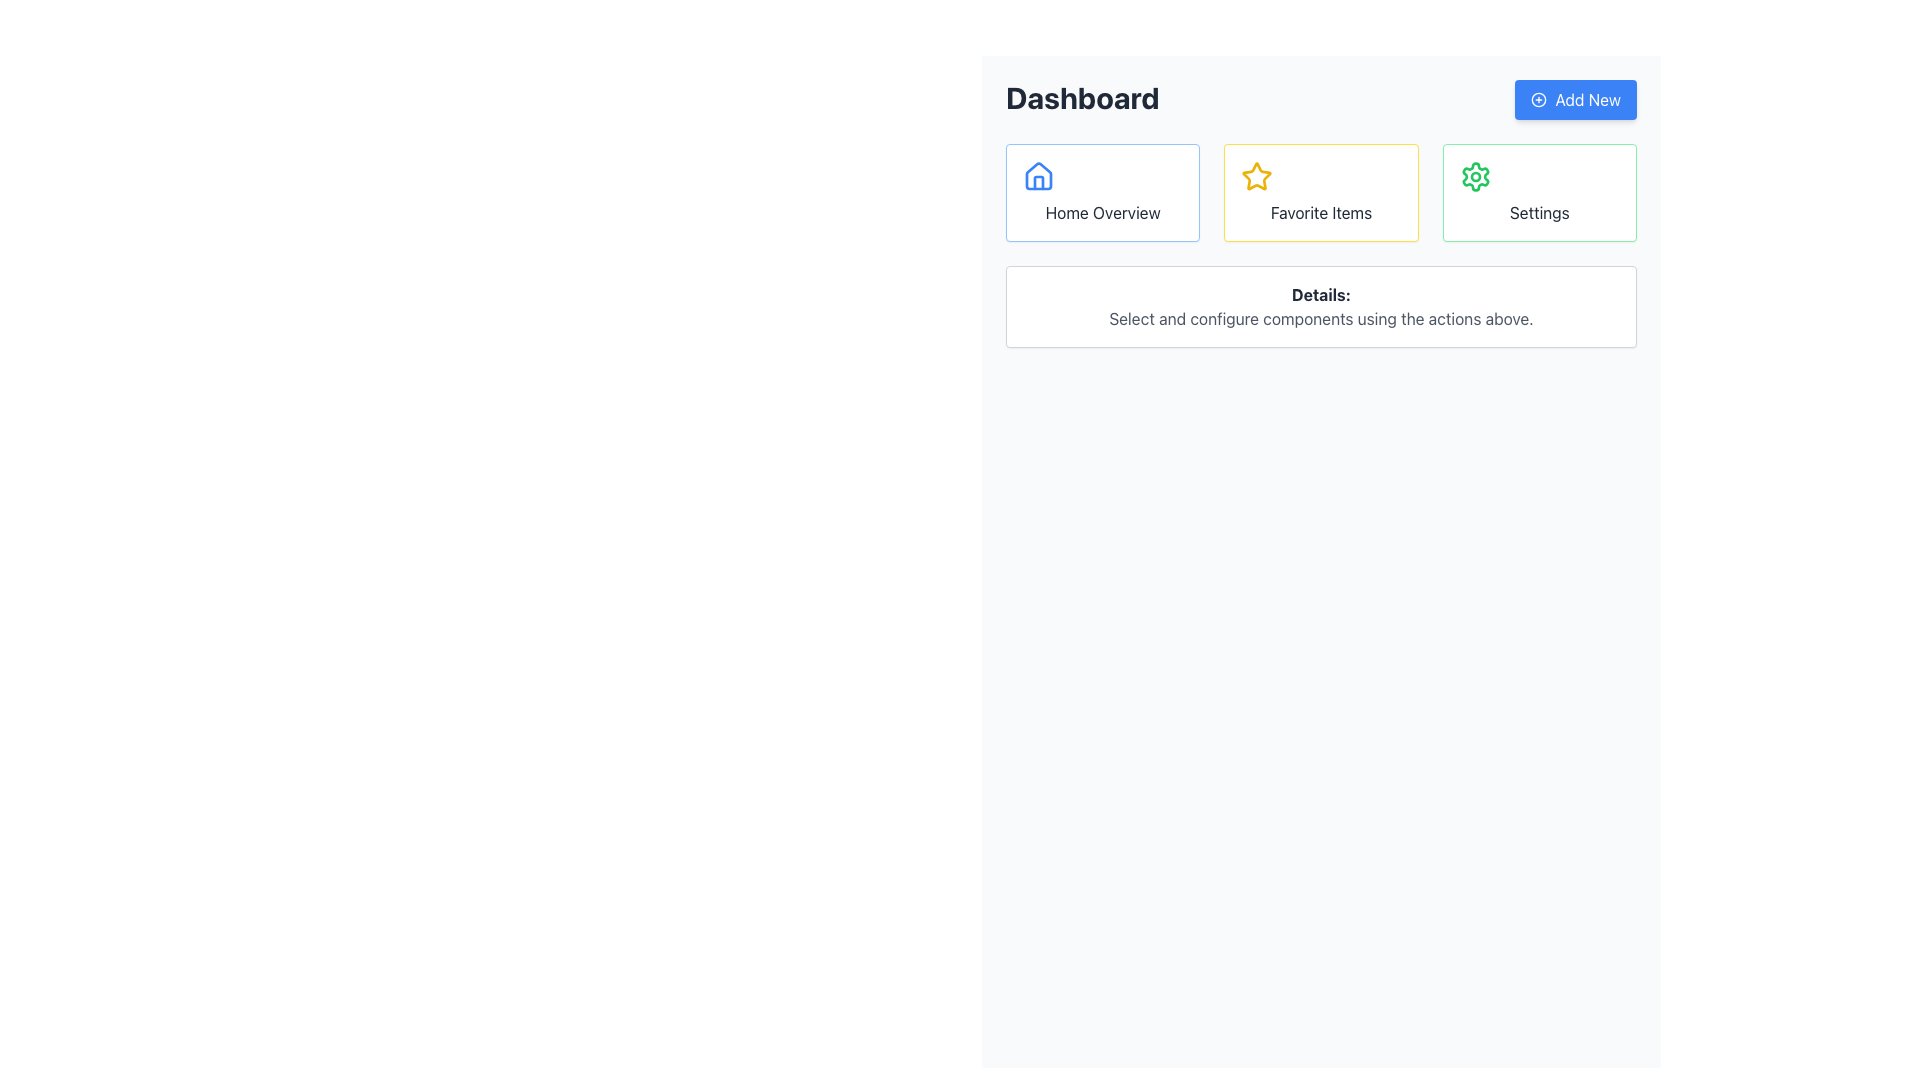 This screenshot has width=1920, height=1080. What do you see at coordinates (1321, 307) in the screenshot?
I see `the informational panel that provides guidance for selecting and configuring components, located below 'Home Overview', 'Favorite Items', and 'Settings'` at bounding box center [1321, 307].